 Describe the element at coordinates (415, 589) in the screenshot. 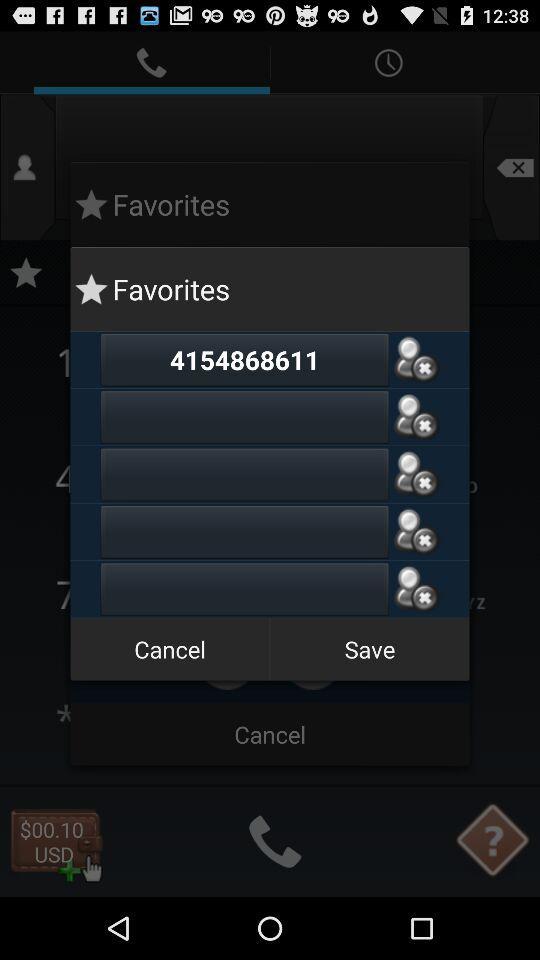

I see `remove this contact` at that location.